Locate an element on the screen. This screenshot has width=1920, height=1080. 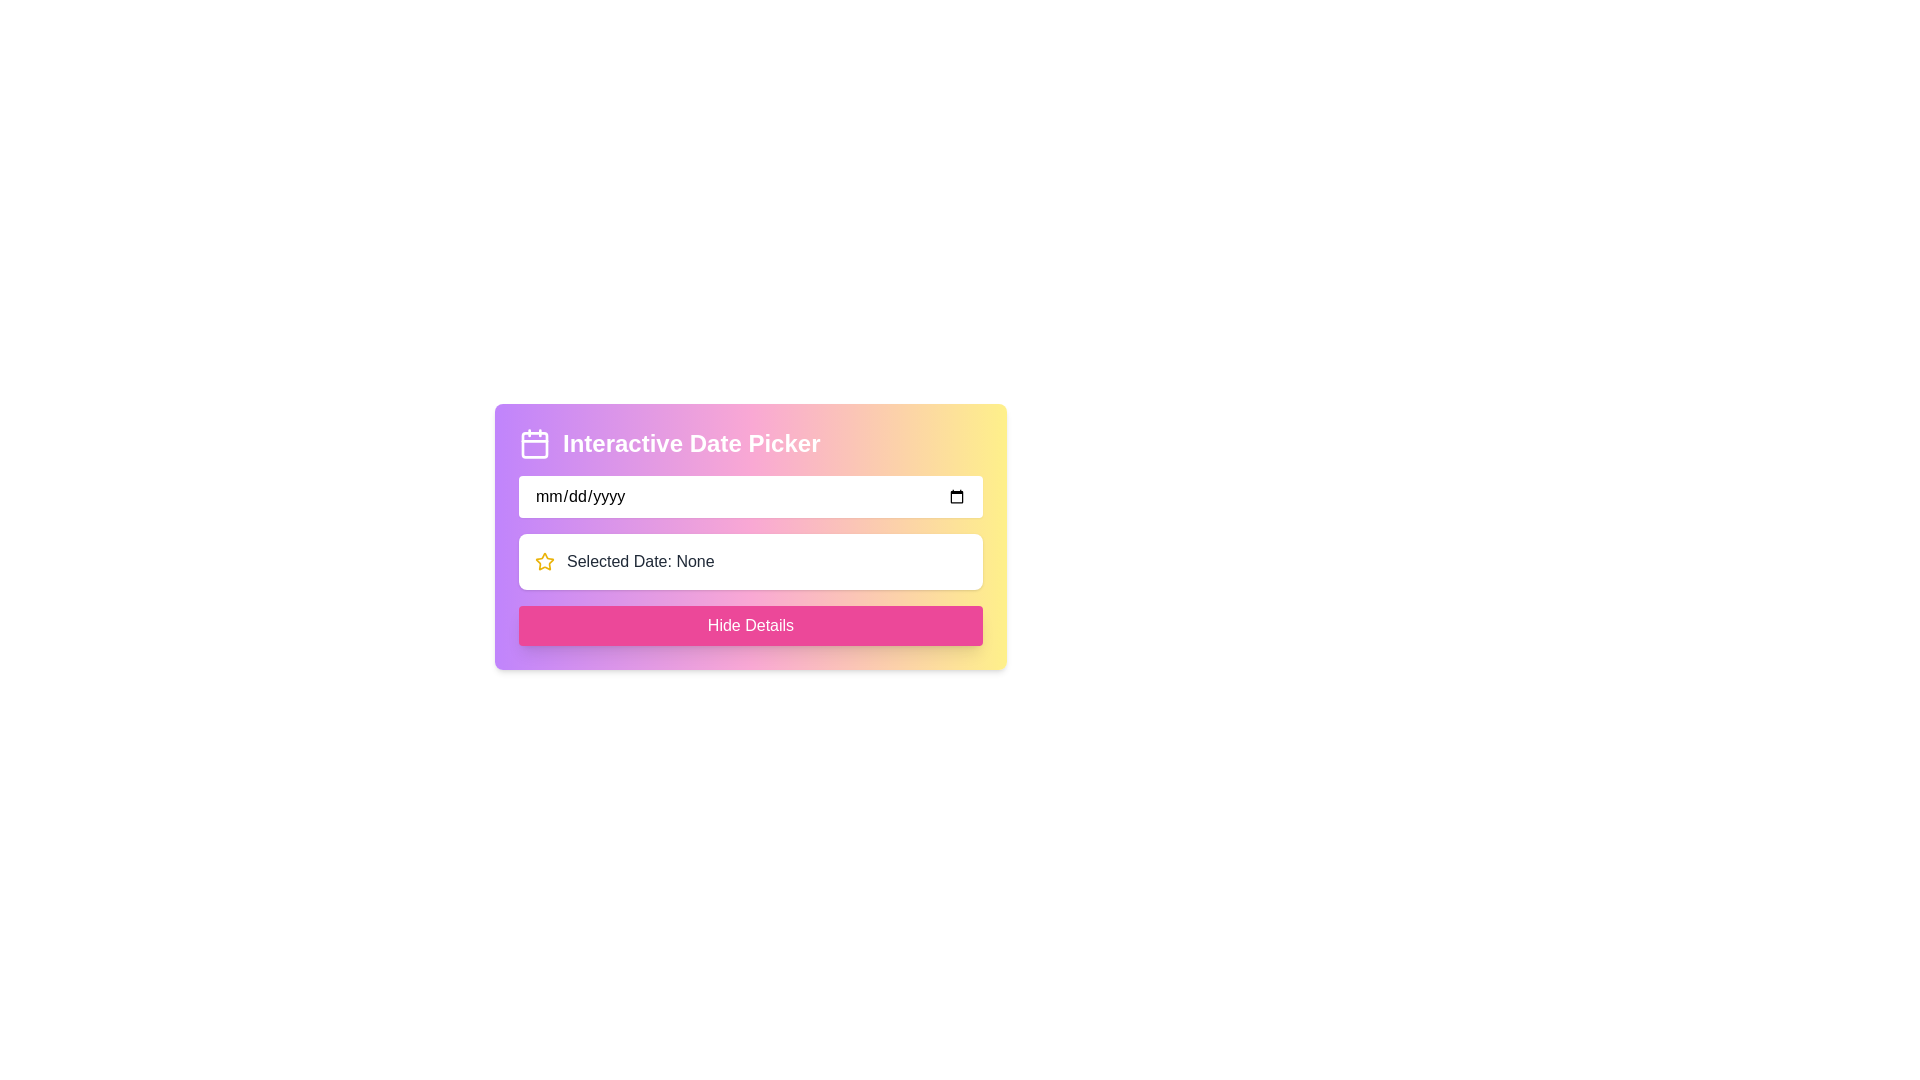
the calendar icon located at the far left of the header section of the 'Interactive Date Picker' interface for information is located at coordinates (534, 442).